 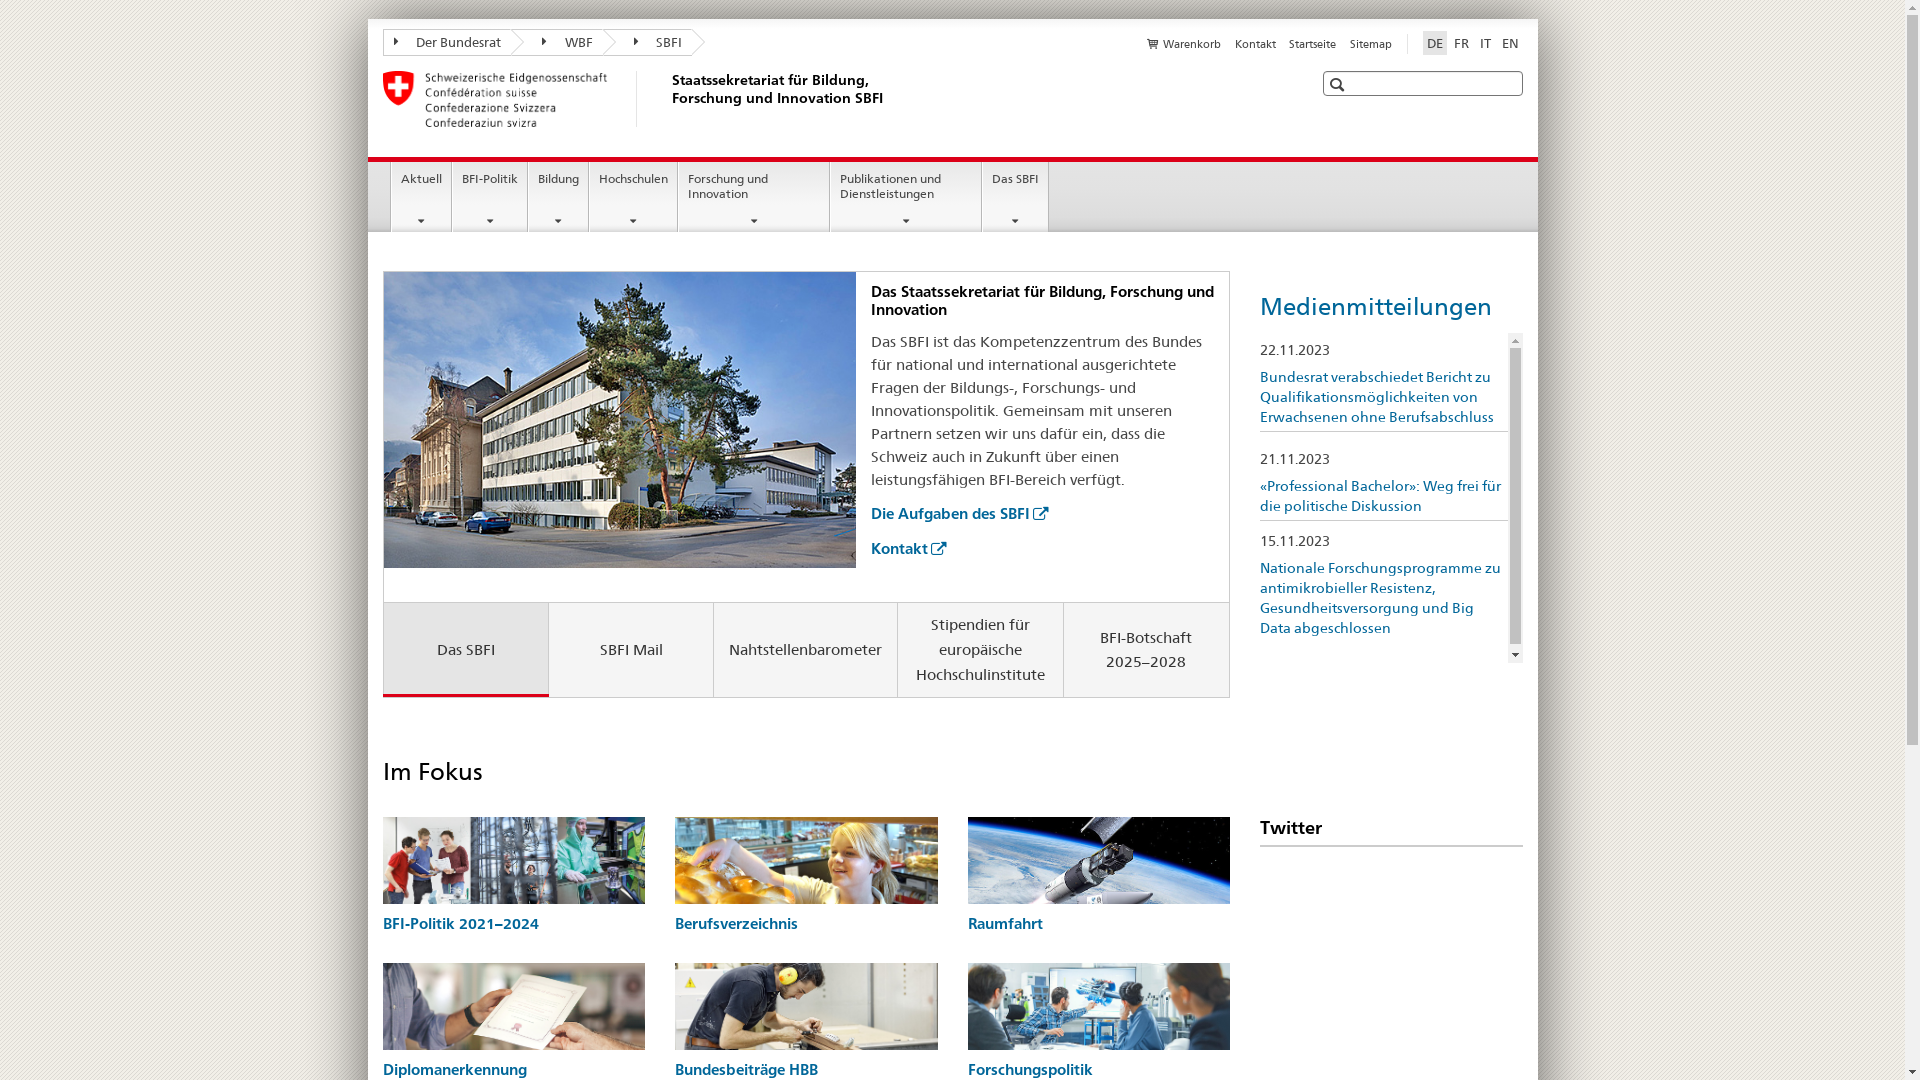 What do you see at coordinates (1184, 43) in the screenshot?
I see `'Warenkorb'` at bounding box center [1184, 43].